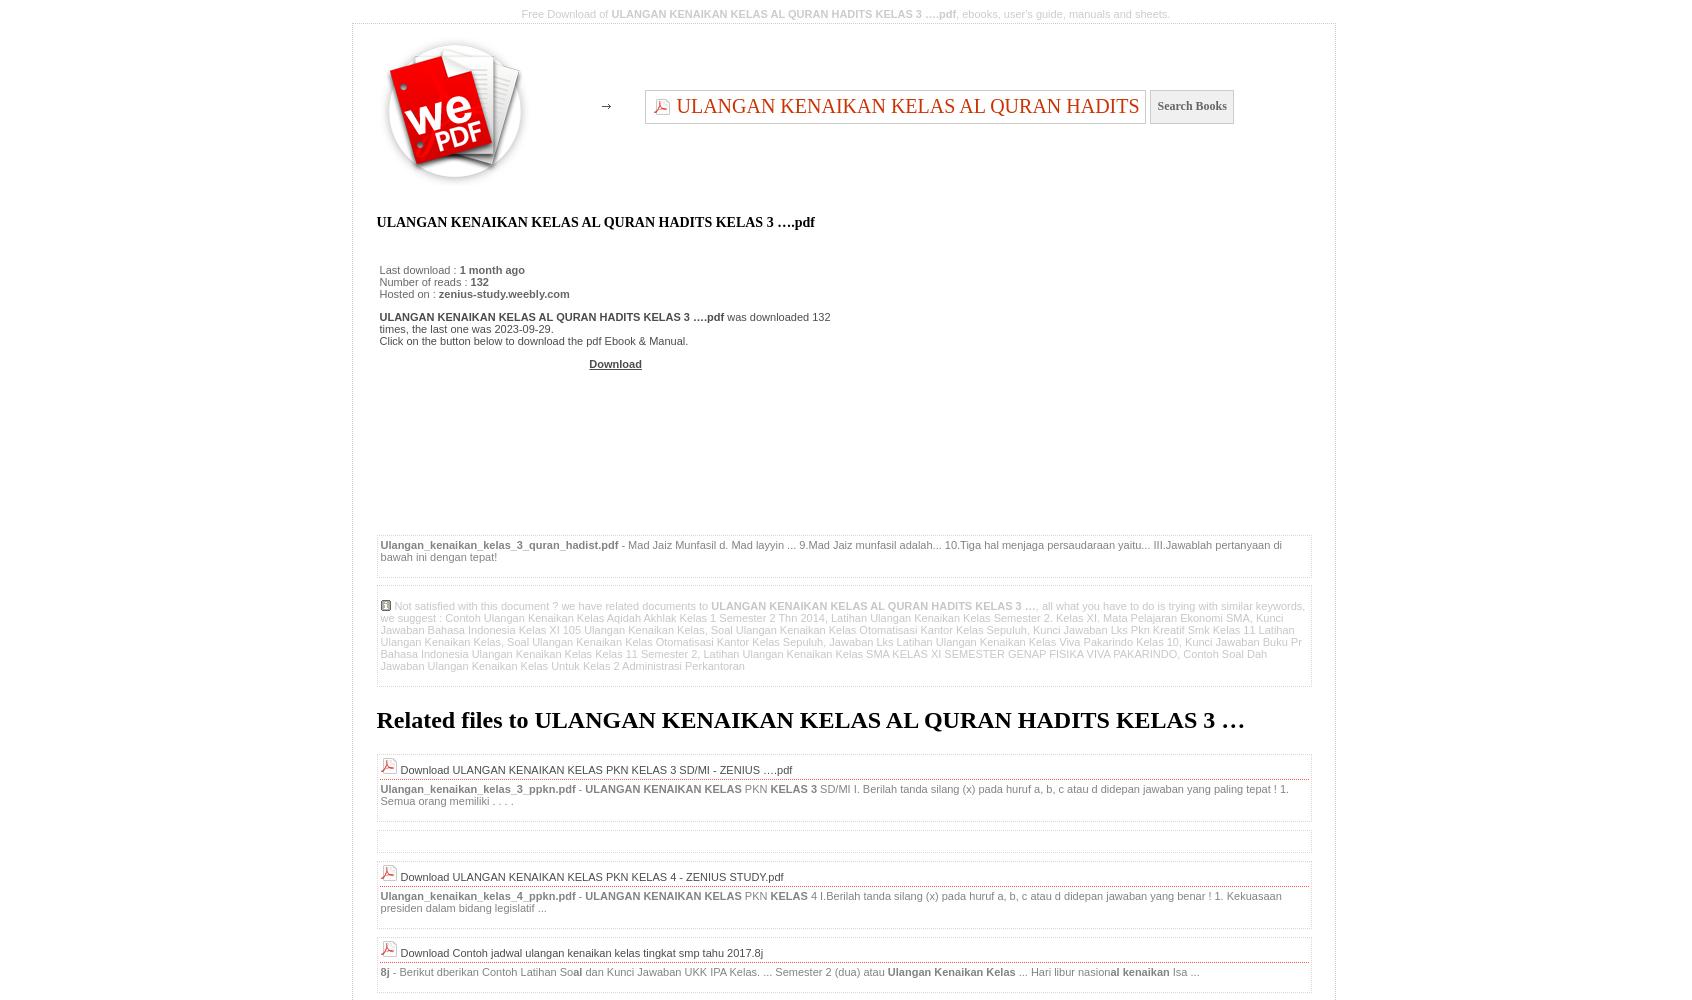  Describe the element at coordinates (815, 788) in the screenshot. I see `'3'` at that location.